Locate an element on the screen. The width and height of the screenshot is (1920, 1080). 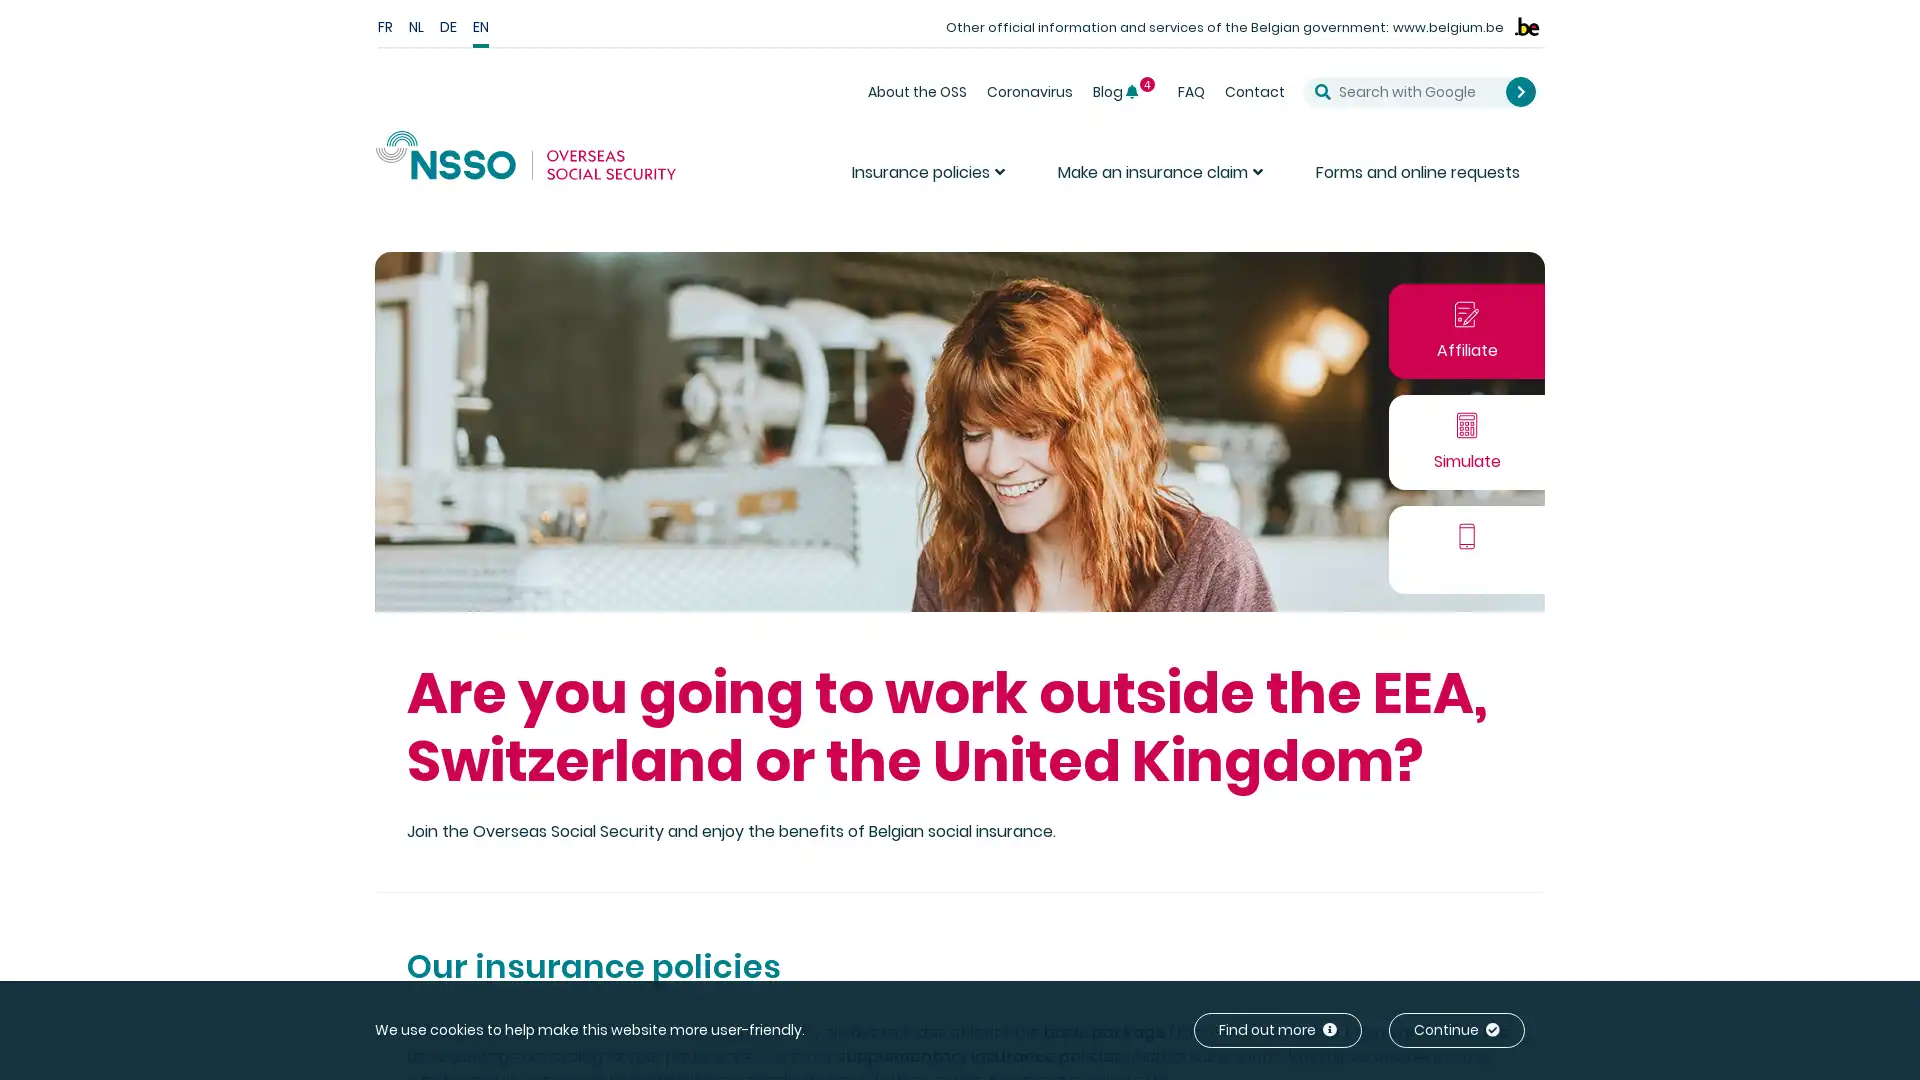
Make an insurance claim is located at coordinates (1162, 180).